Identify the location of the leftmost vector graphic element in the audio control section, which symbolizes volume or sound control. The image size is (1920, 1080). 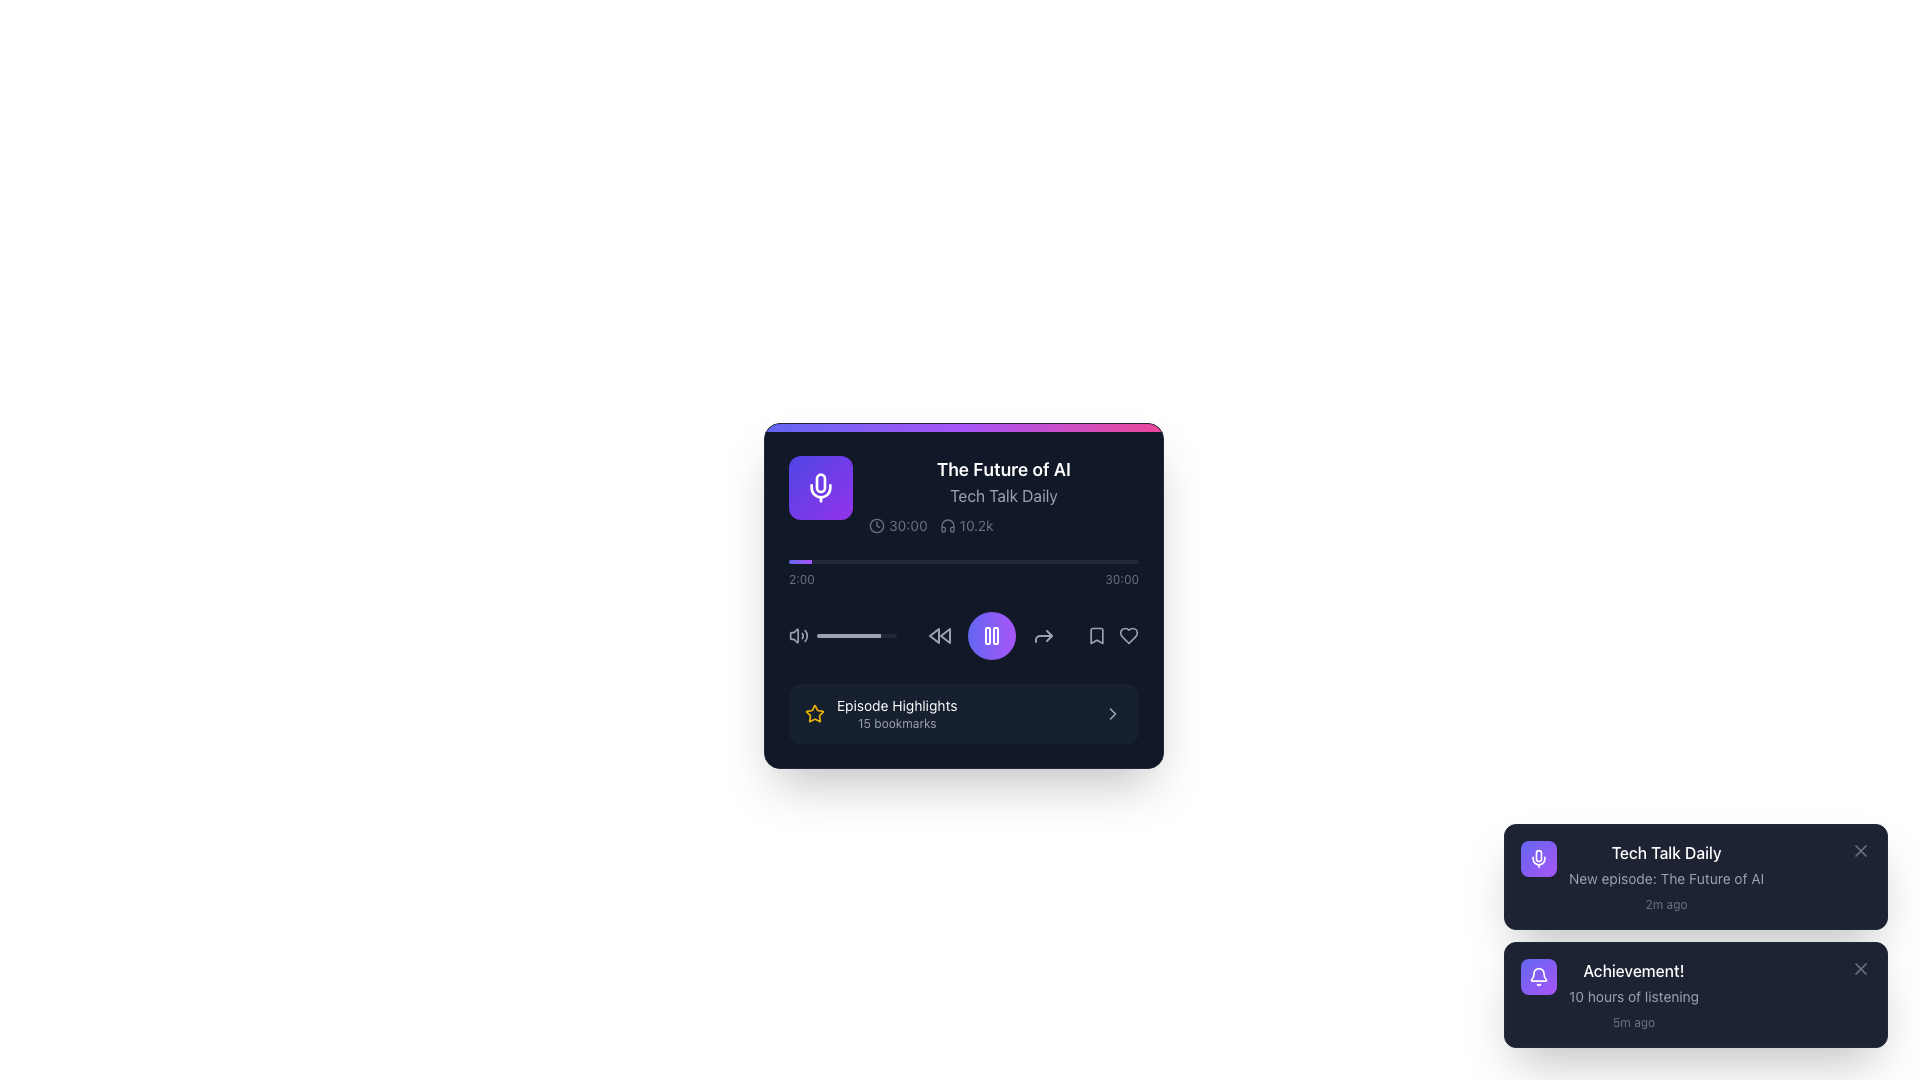
(793, 636).